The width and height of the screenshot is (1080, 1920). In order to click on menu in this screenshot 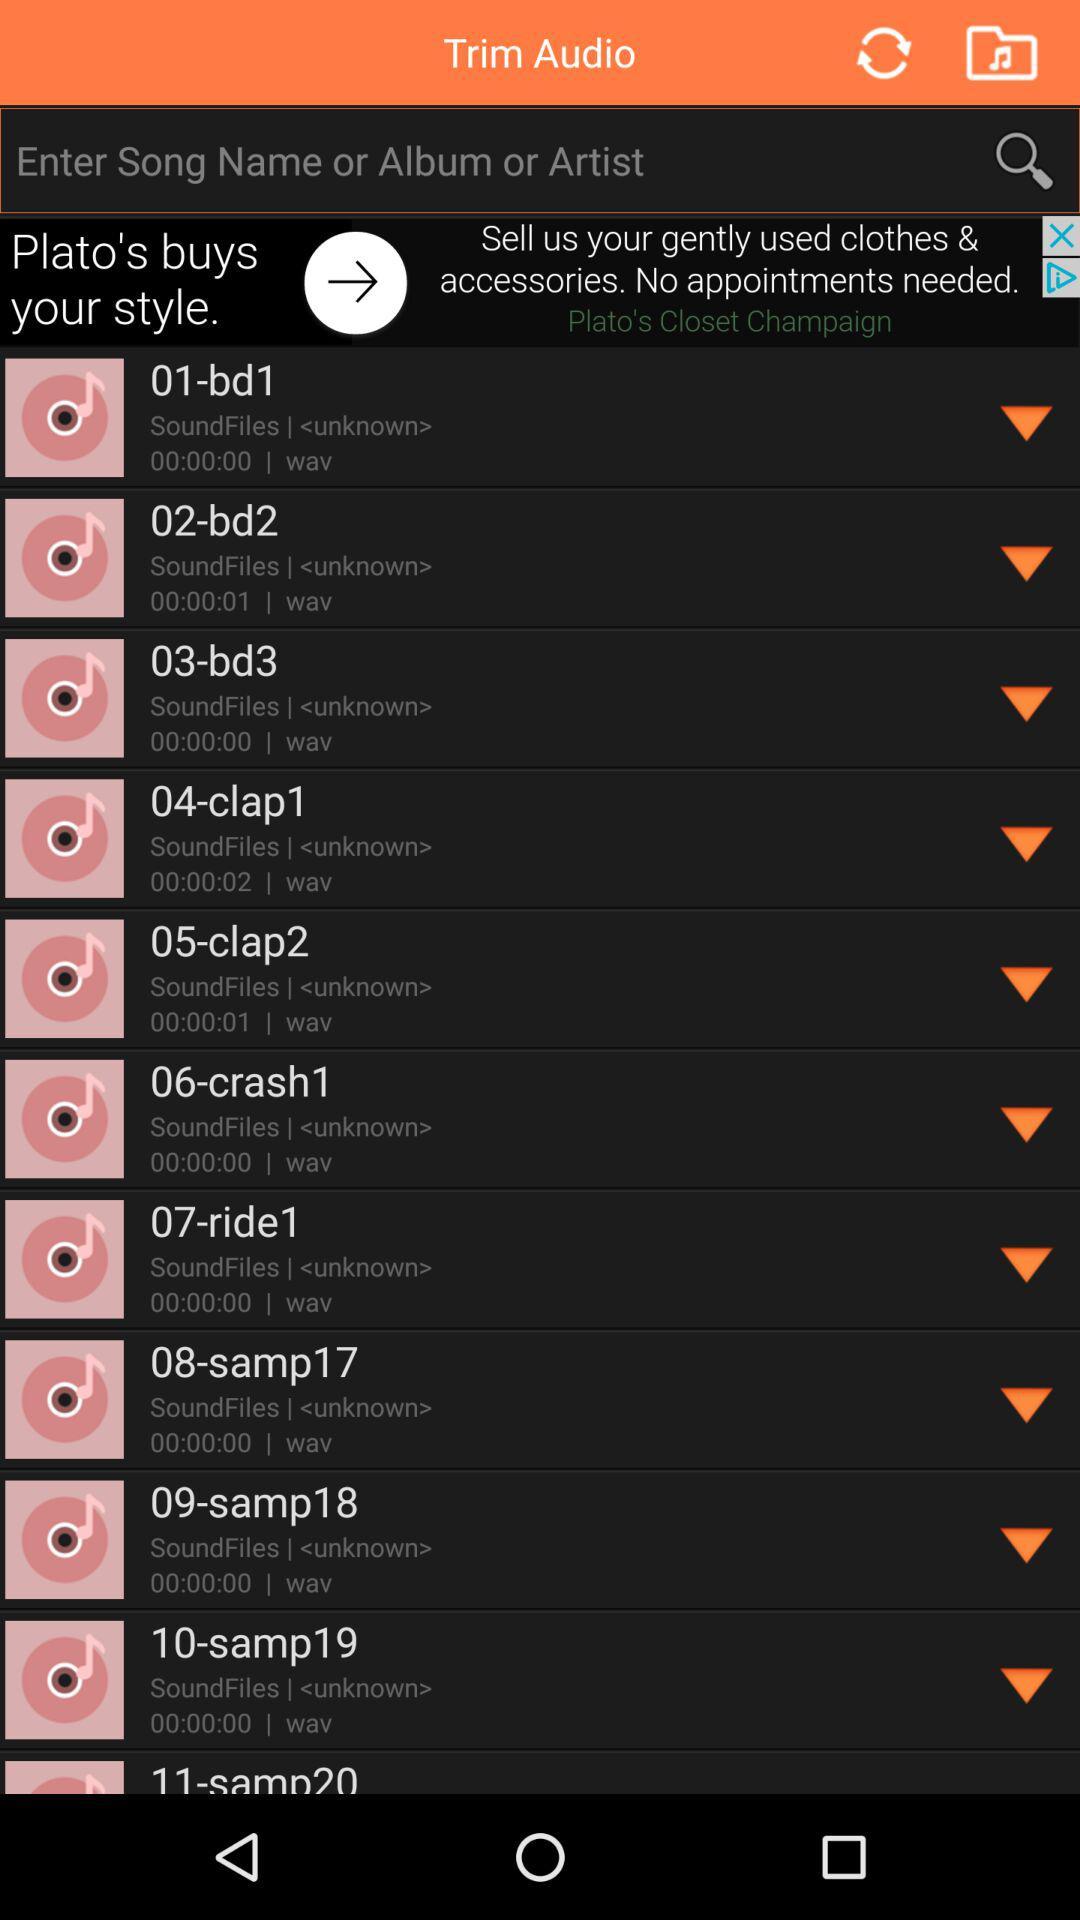, I will do `click(1027, 698)`.